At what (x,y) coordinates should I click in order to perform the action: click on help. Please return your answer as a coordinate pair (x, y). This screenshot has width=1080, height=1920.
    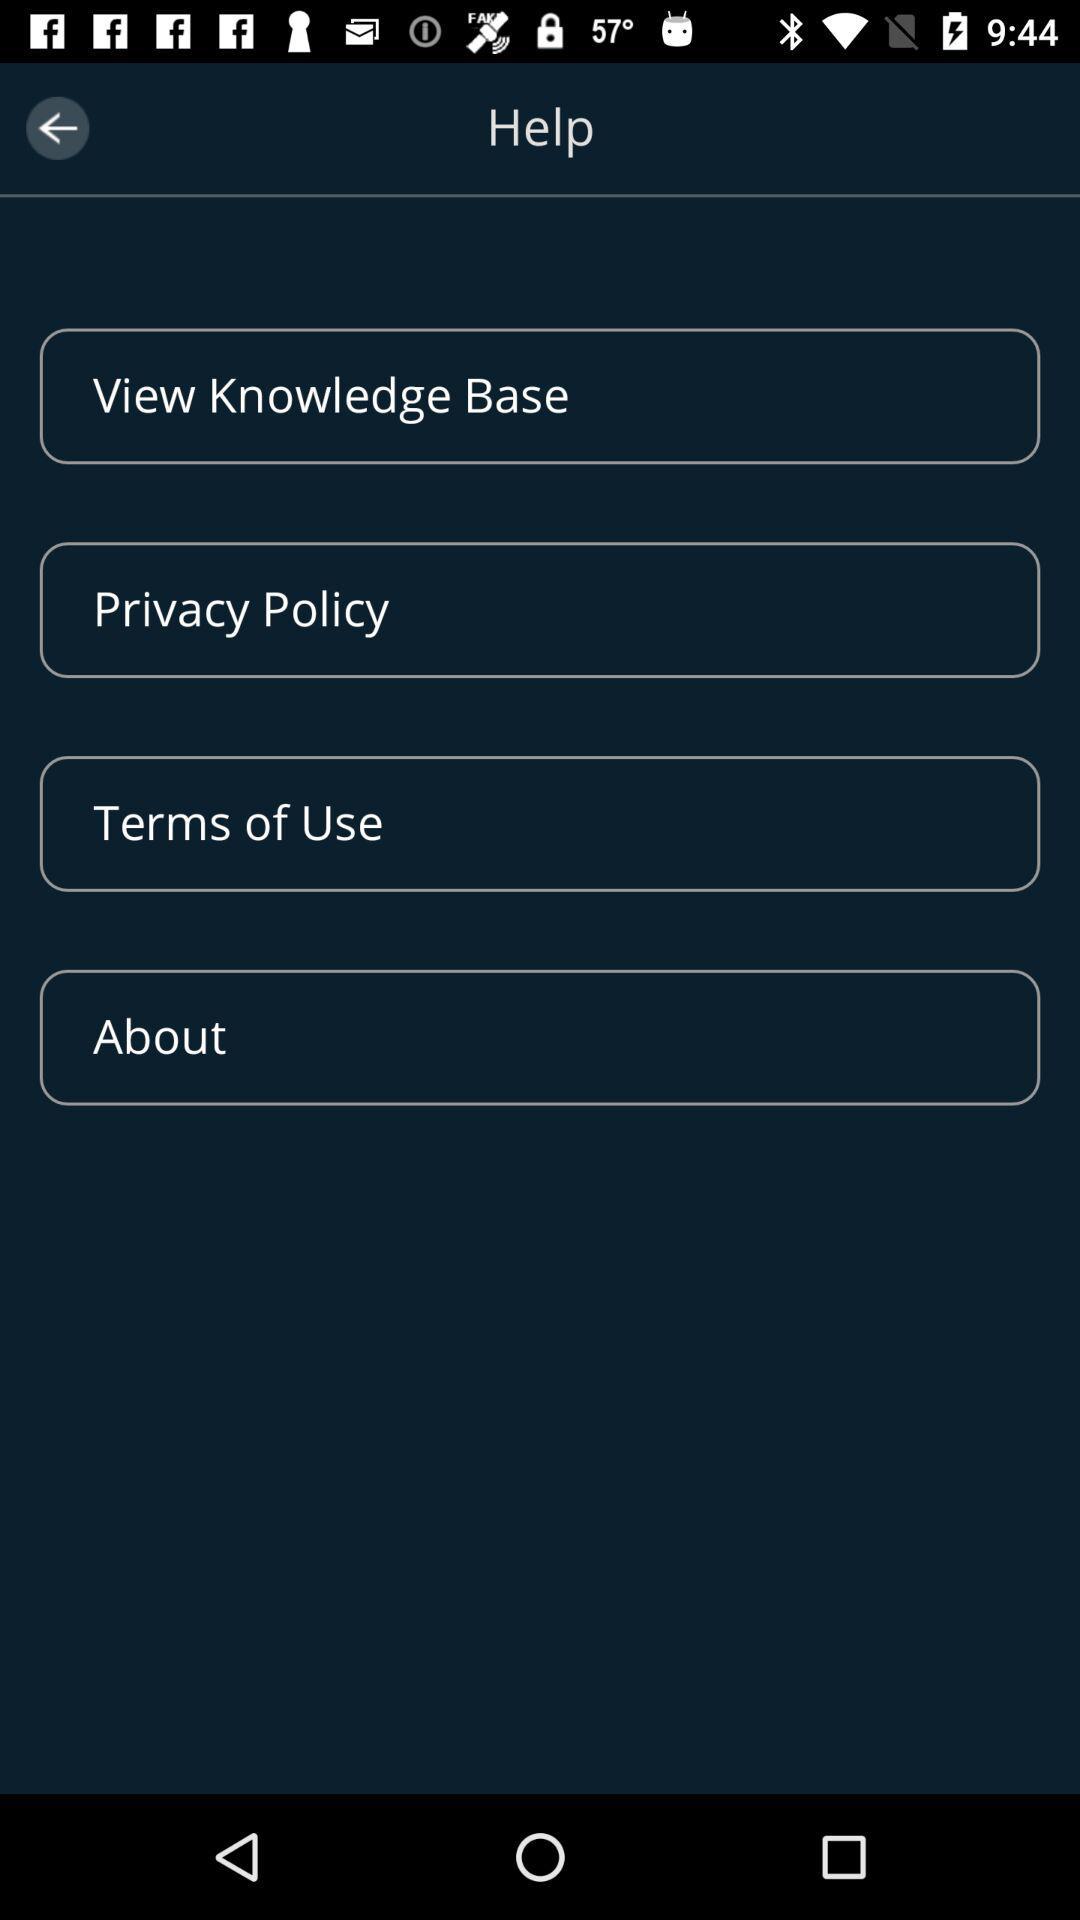
    Looking at the image, I should click on (540, 149).